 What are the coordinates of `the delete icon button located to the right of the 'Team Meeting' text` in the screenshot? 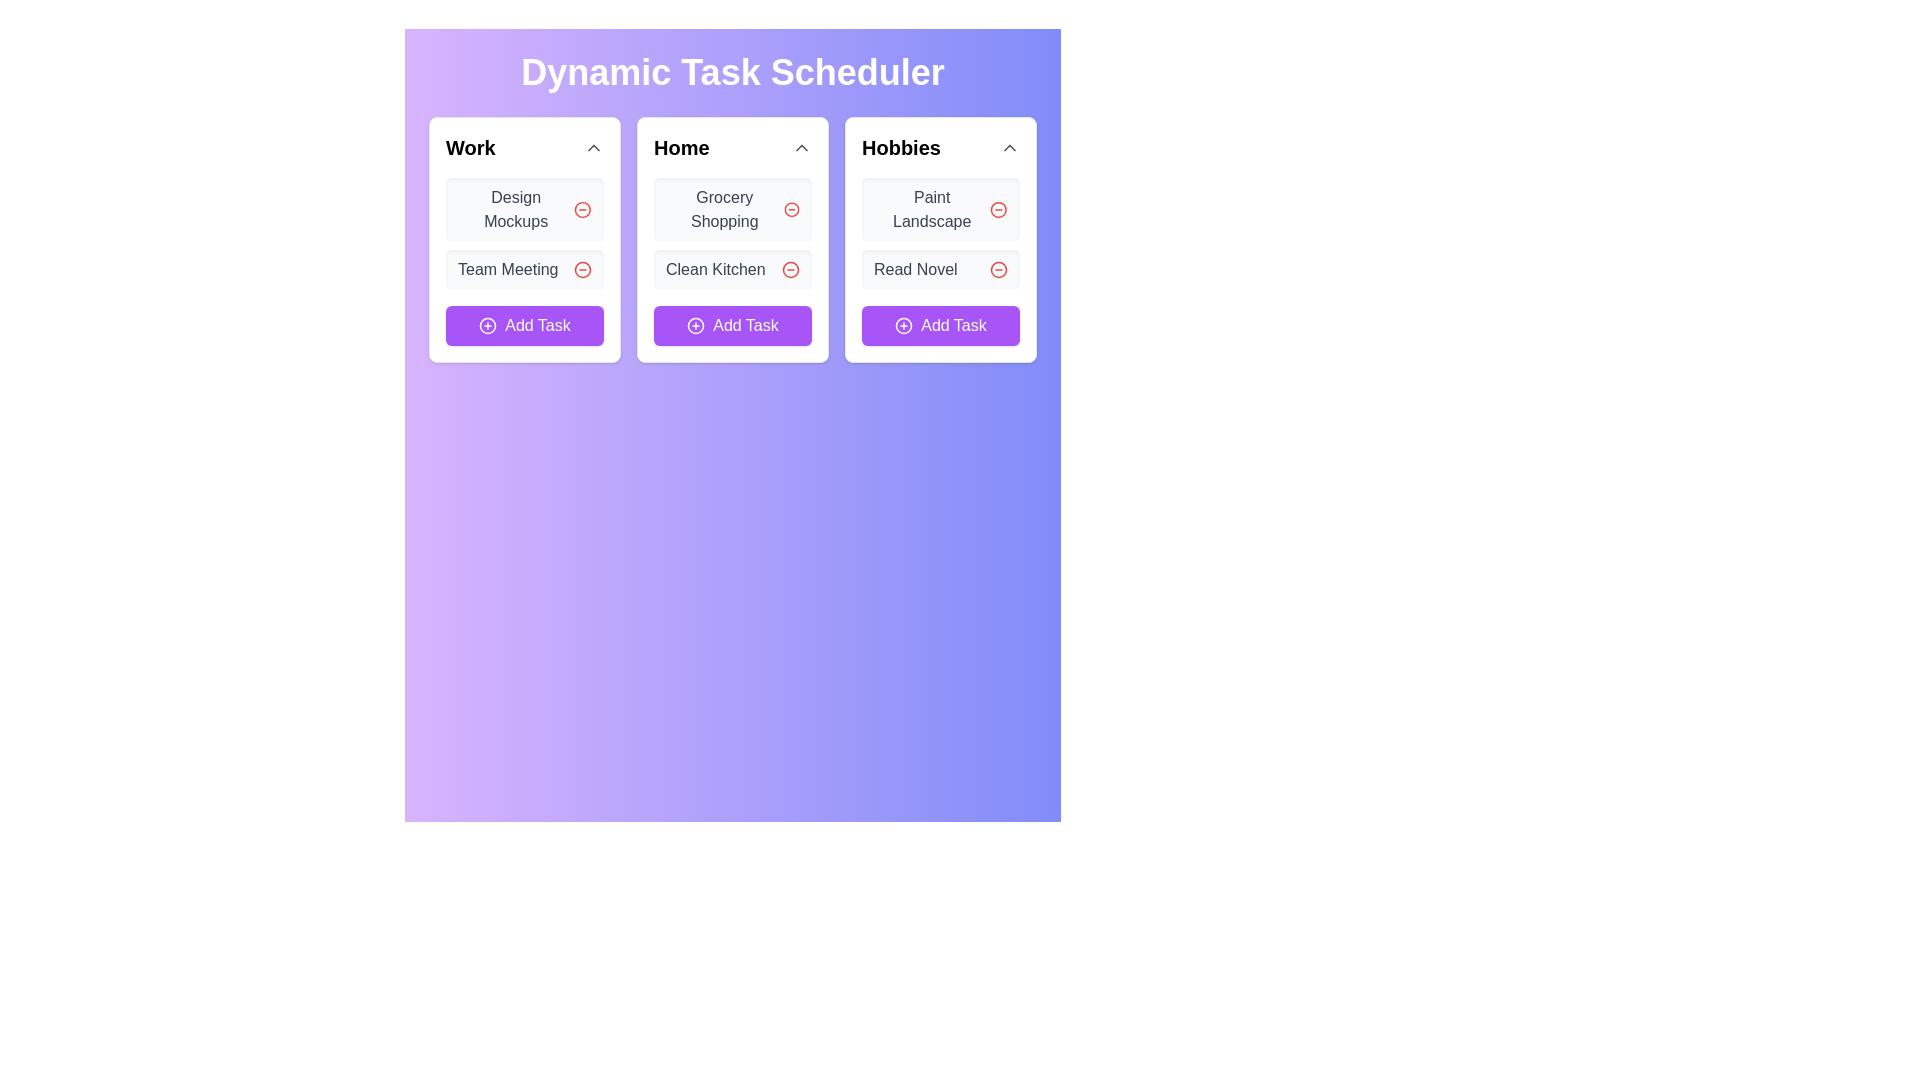 It's located at (581, 270).